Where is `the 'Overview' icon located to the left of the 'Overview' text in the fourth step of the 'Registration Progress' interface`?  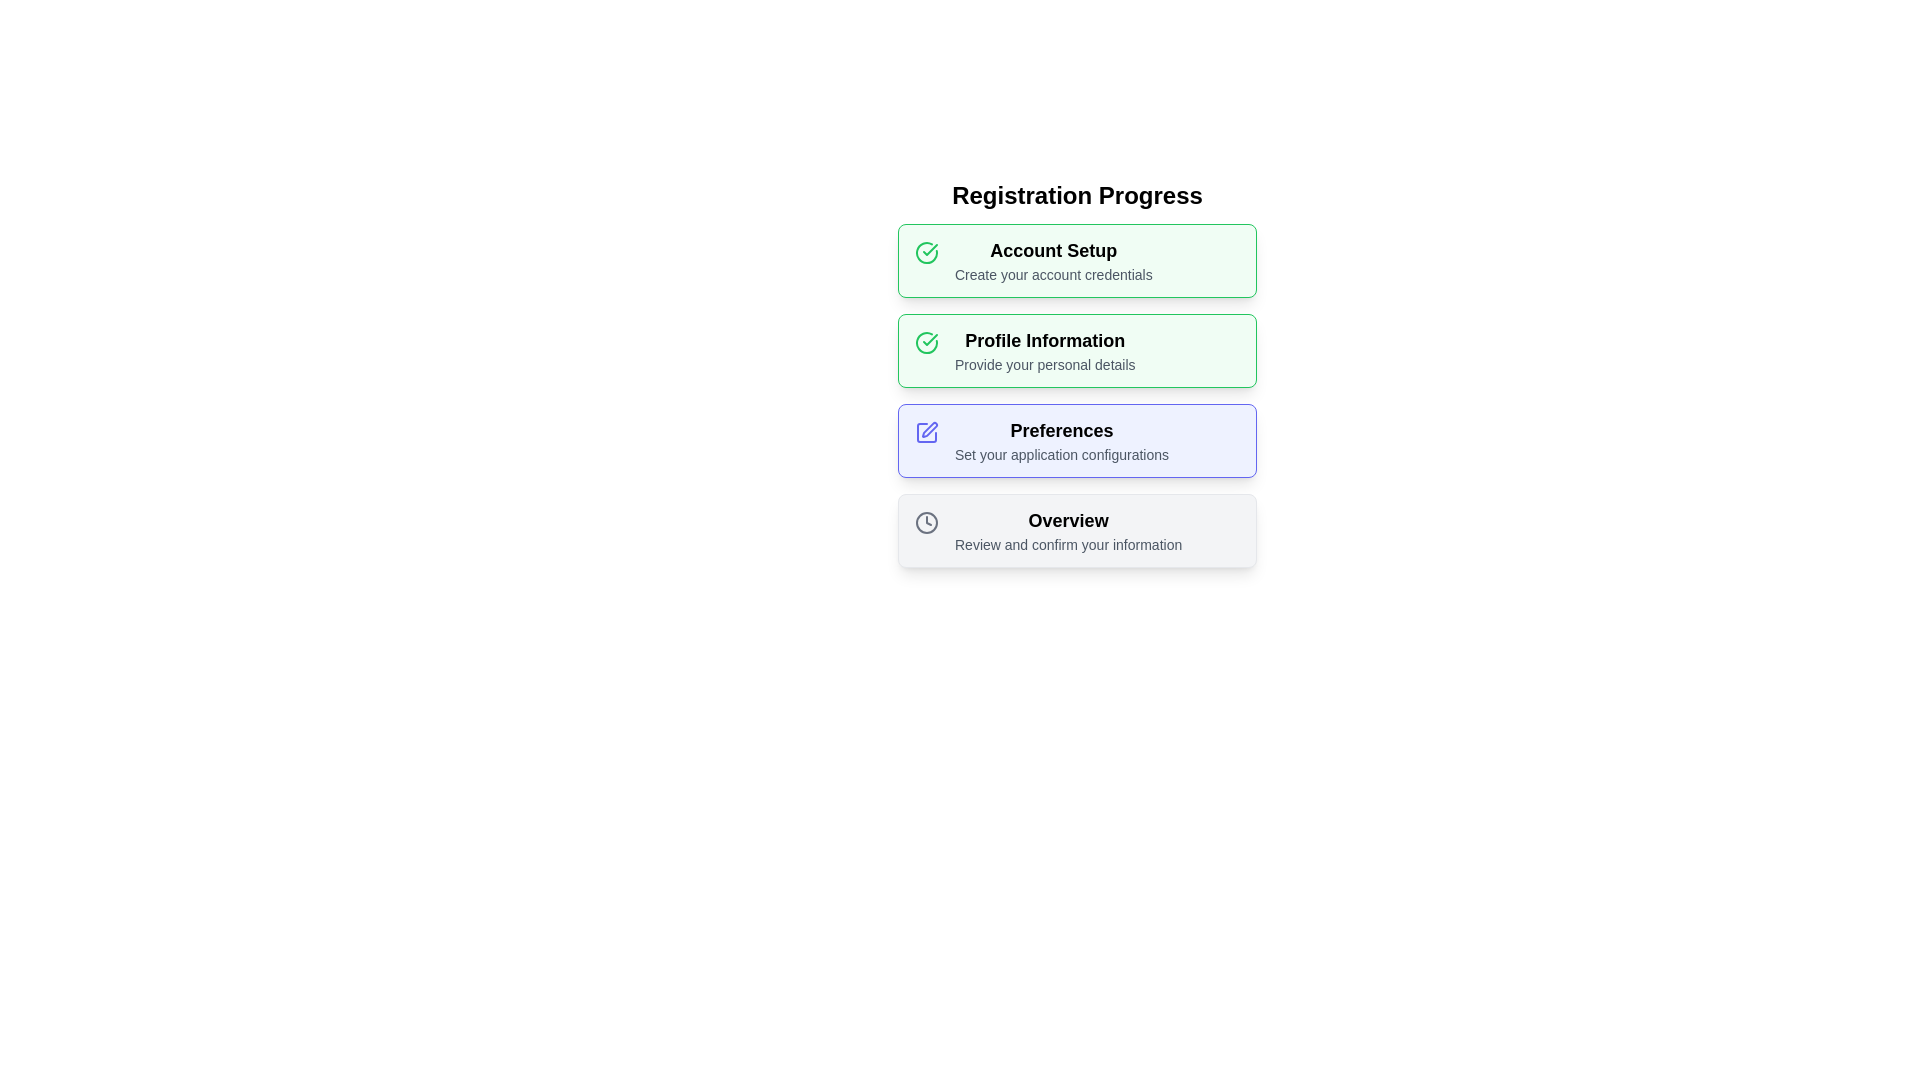 the 'Overview' icon located to the left of the 'Overview' text in the fourth step of the 'Registration Progress' interface is located at coordinates (925, 522).